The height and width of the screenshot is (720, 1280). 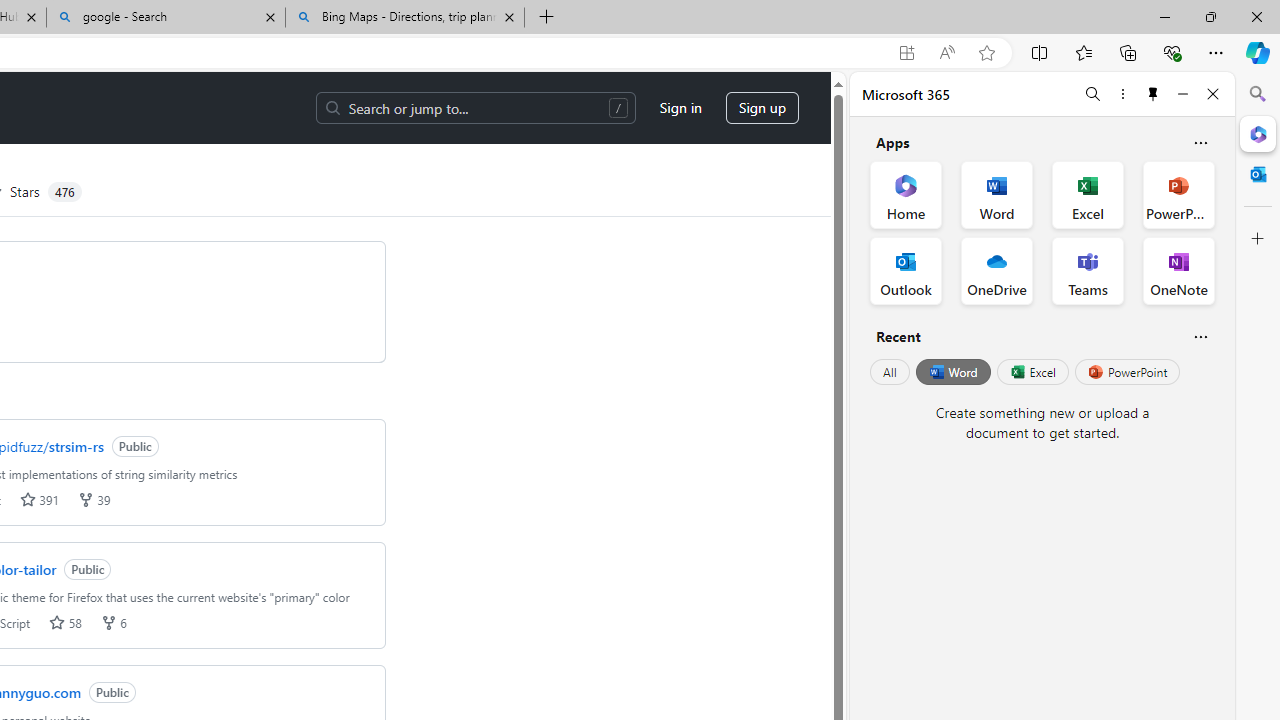 What do you see at coordinates (1032, 372) in the screenshot?
I see `'Excel'` at bounding box center [1032, 372].